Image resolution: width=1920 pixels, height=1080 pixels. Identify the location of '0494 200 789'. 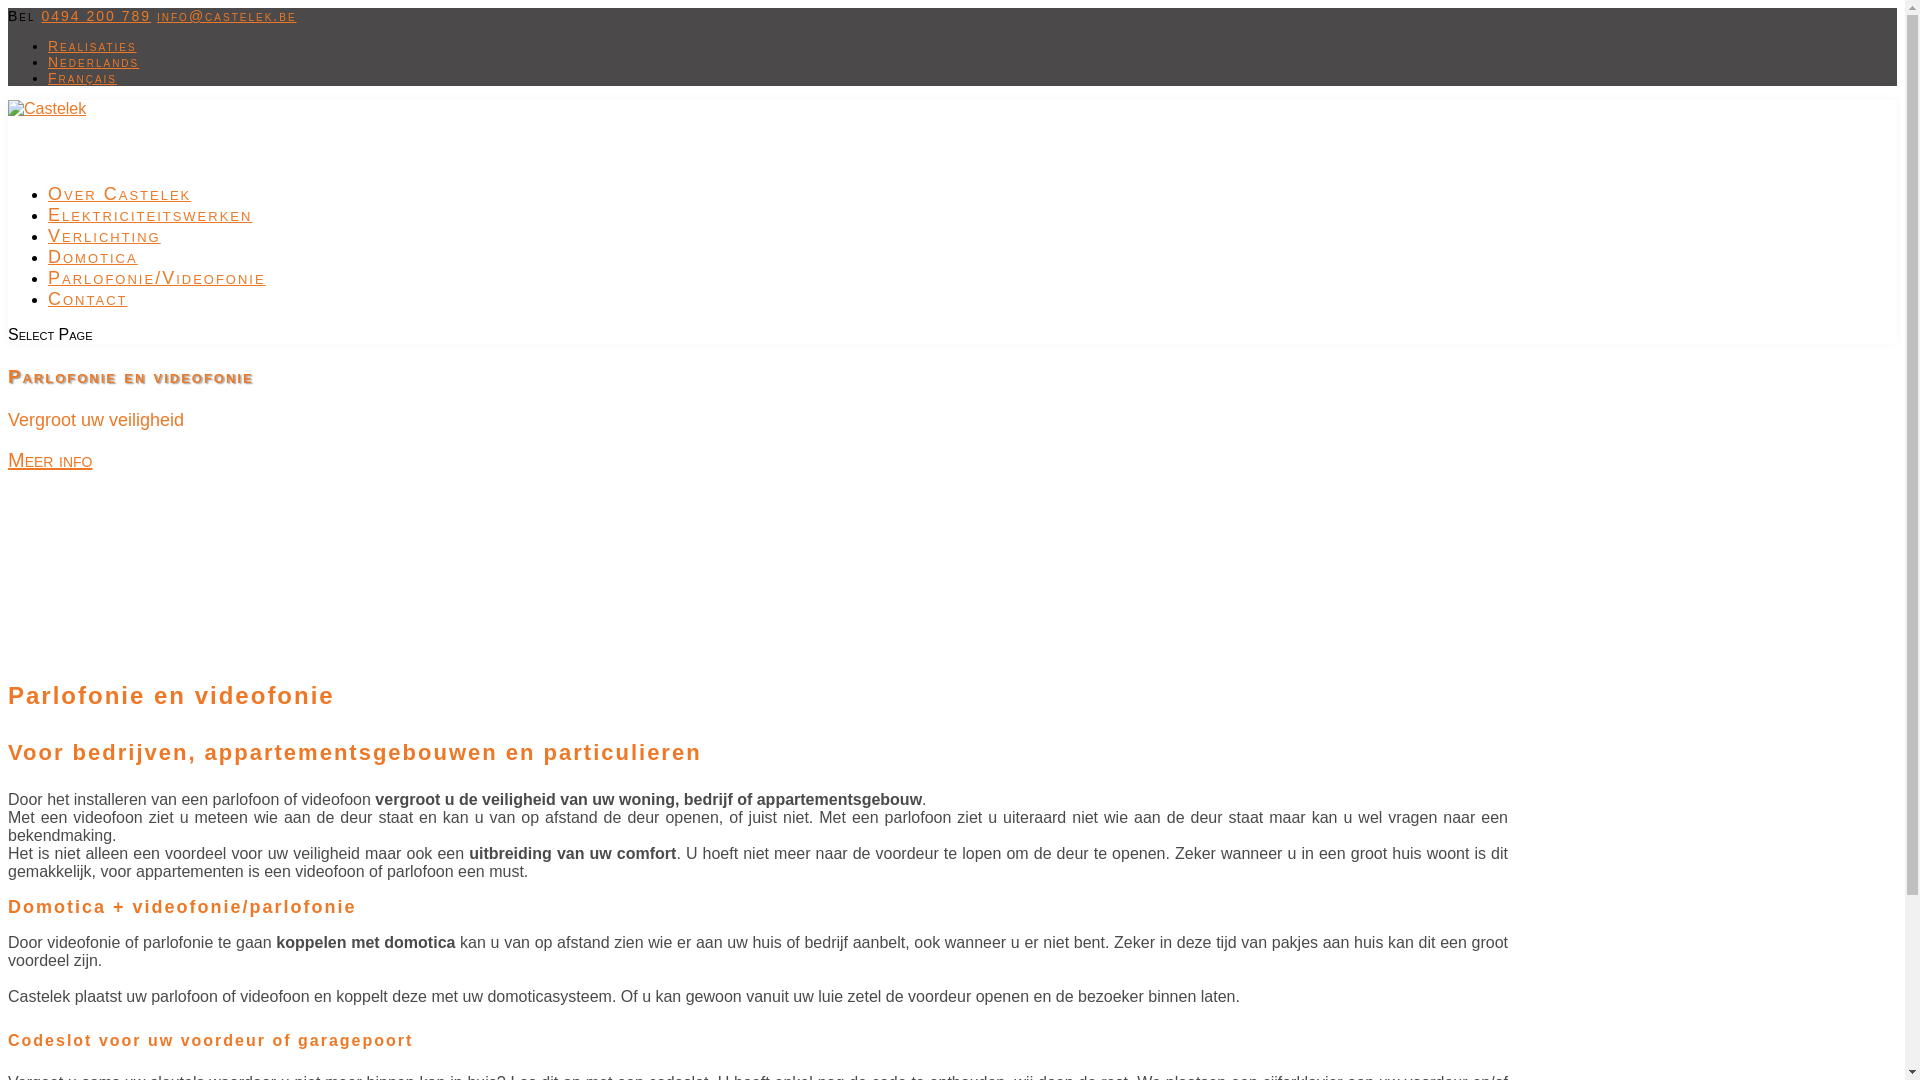
(95, 15).